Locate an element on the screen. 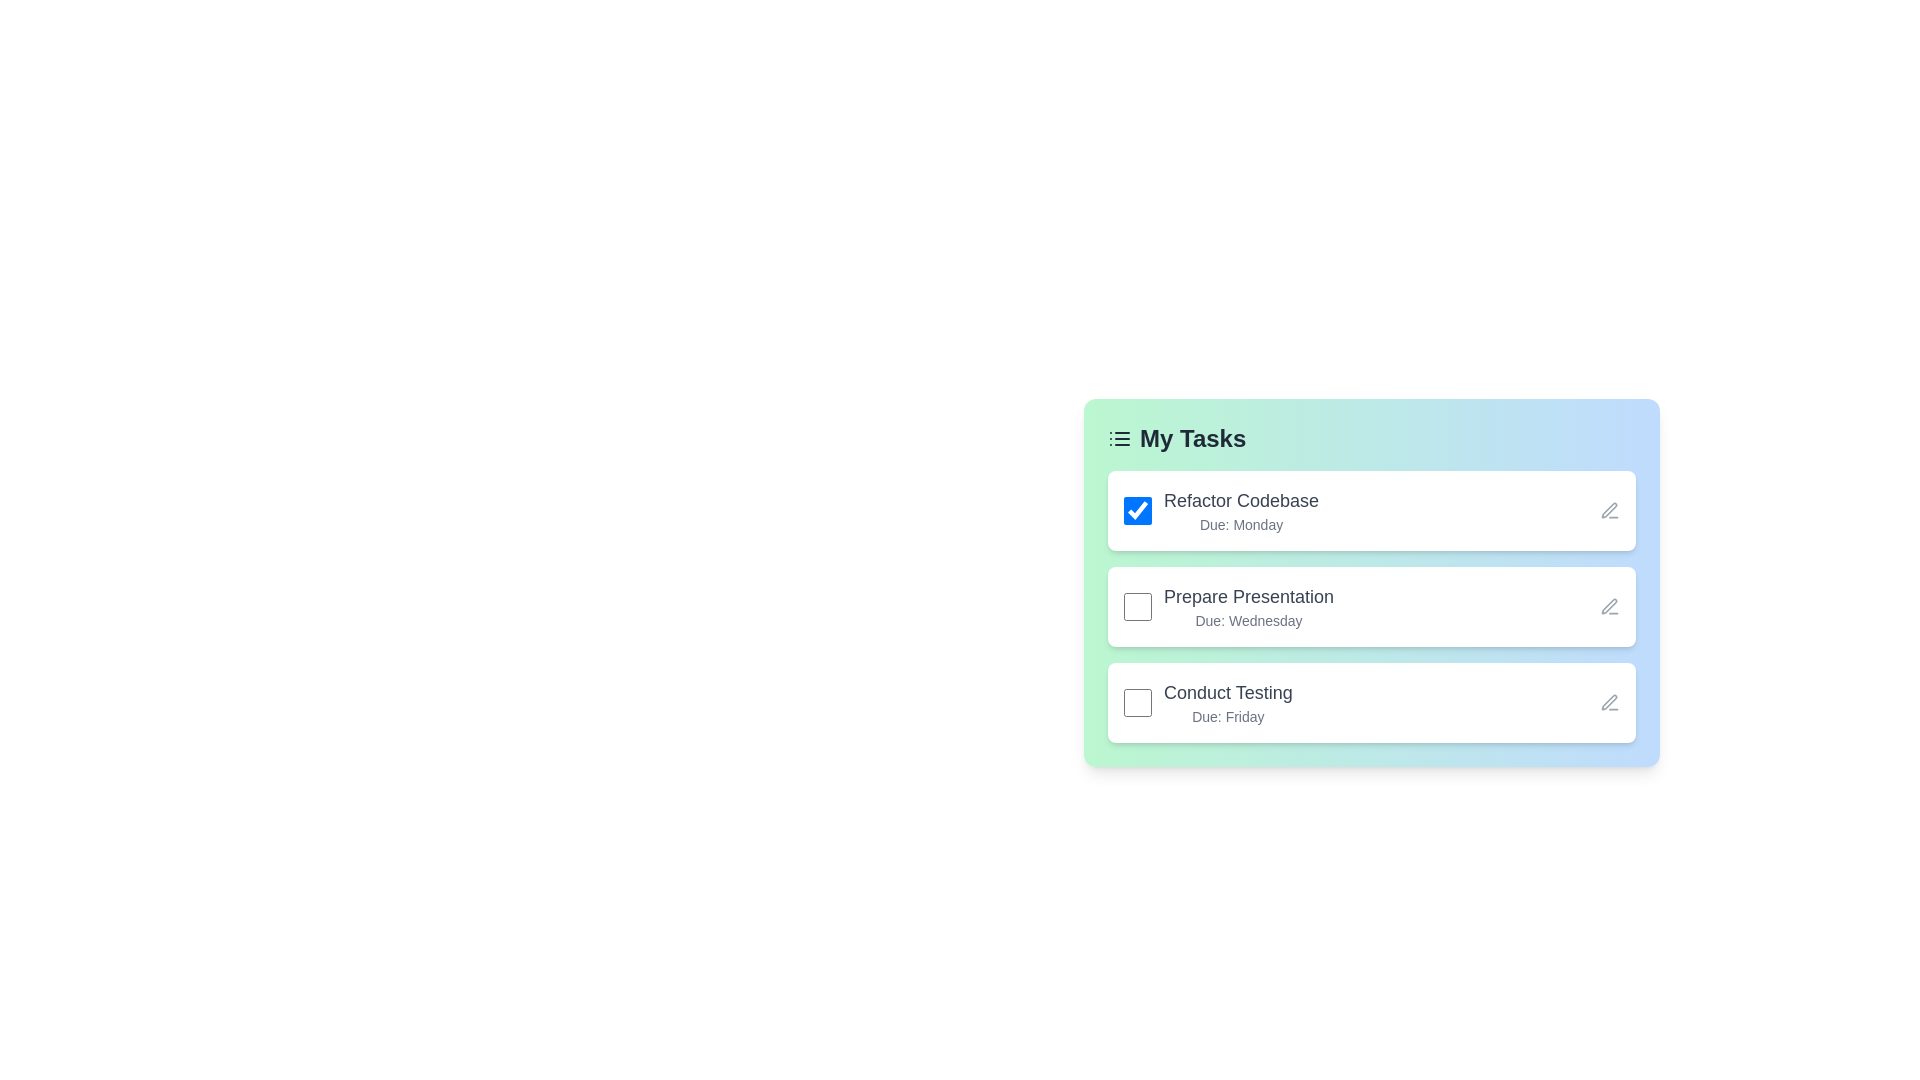 The image size is (1920, 1080). the edit icon for the task titled 'Refactor Codebase' is located at coordinates (1609, 509).